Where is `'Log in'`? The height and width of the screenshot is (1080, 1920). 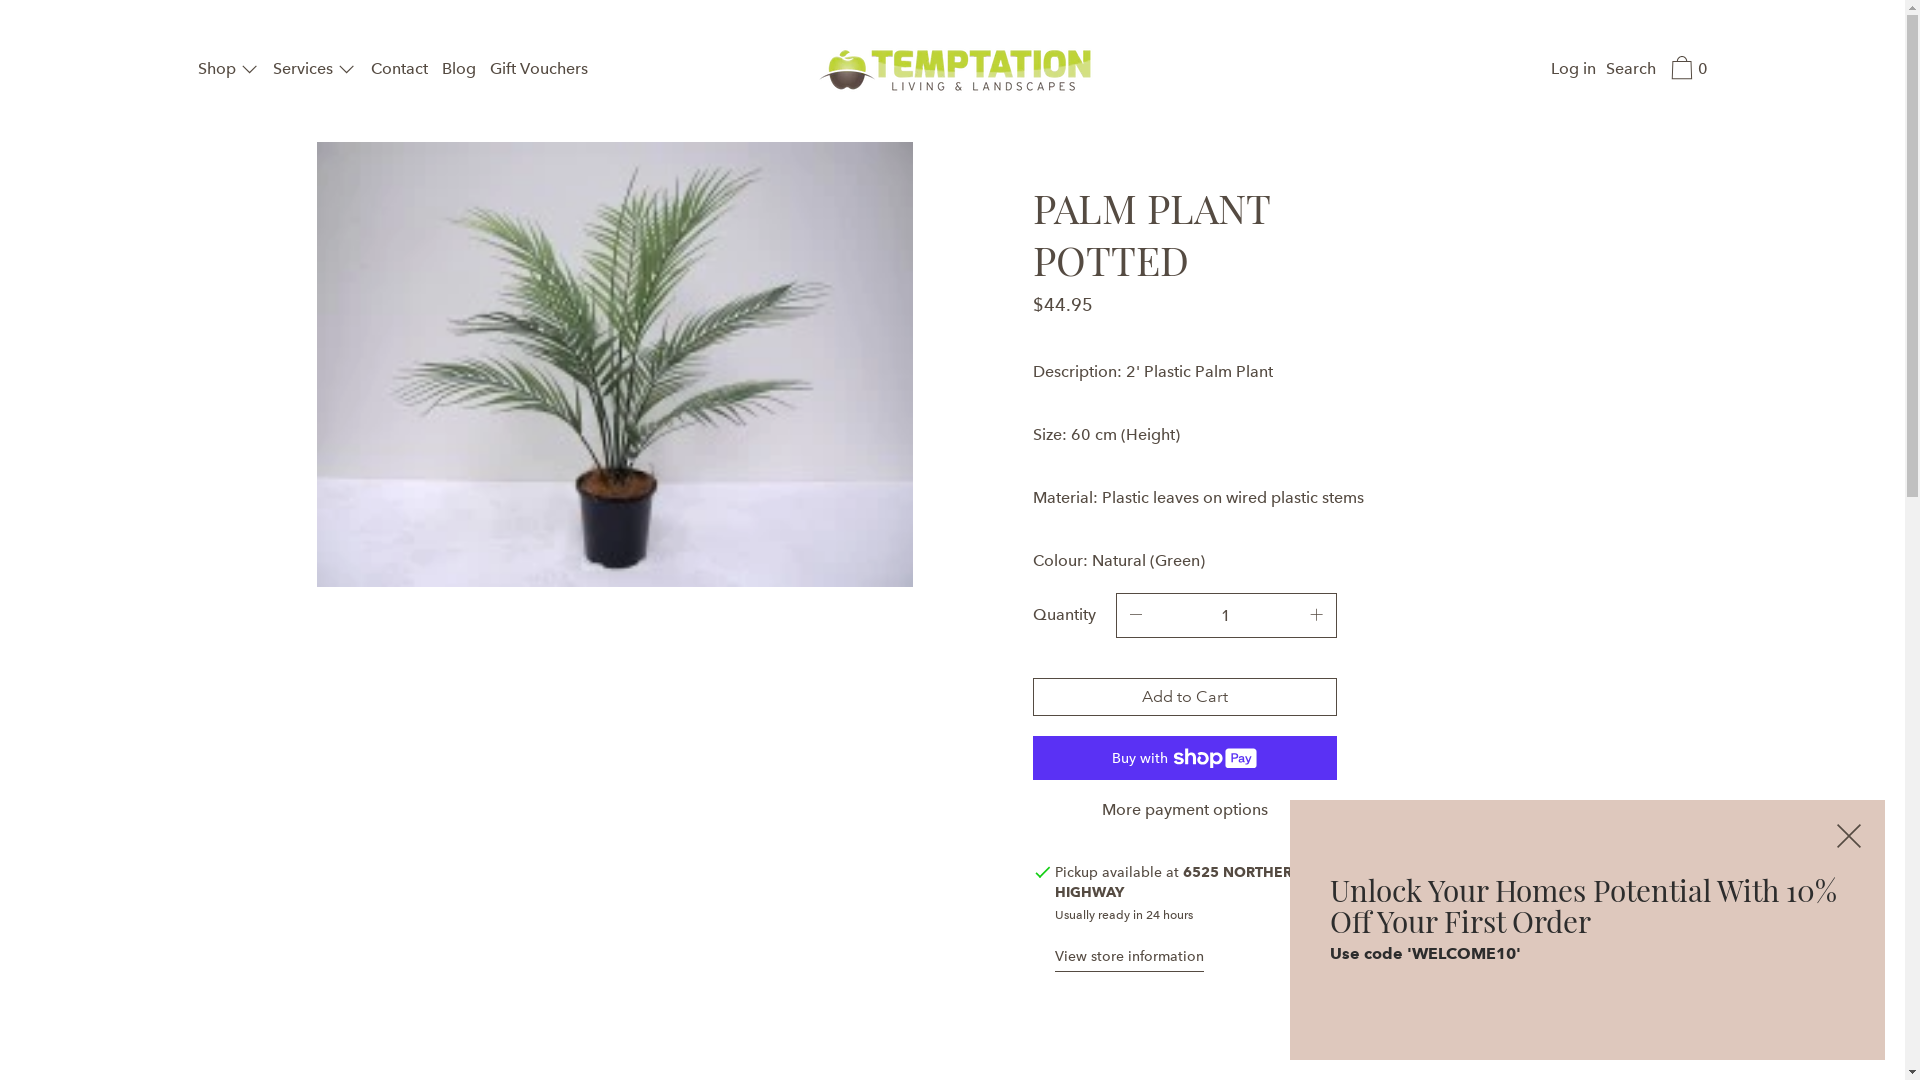
'Log in' is located at coordinates (1571, 69).